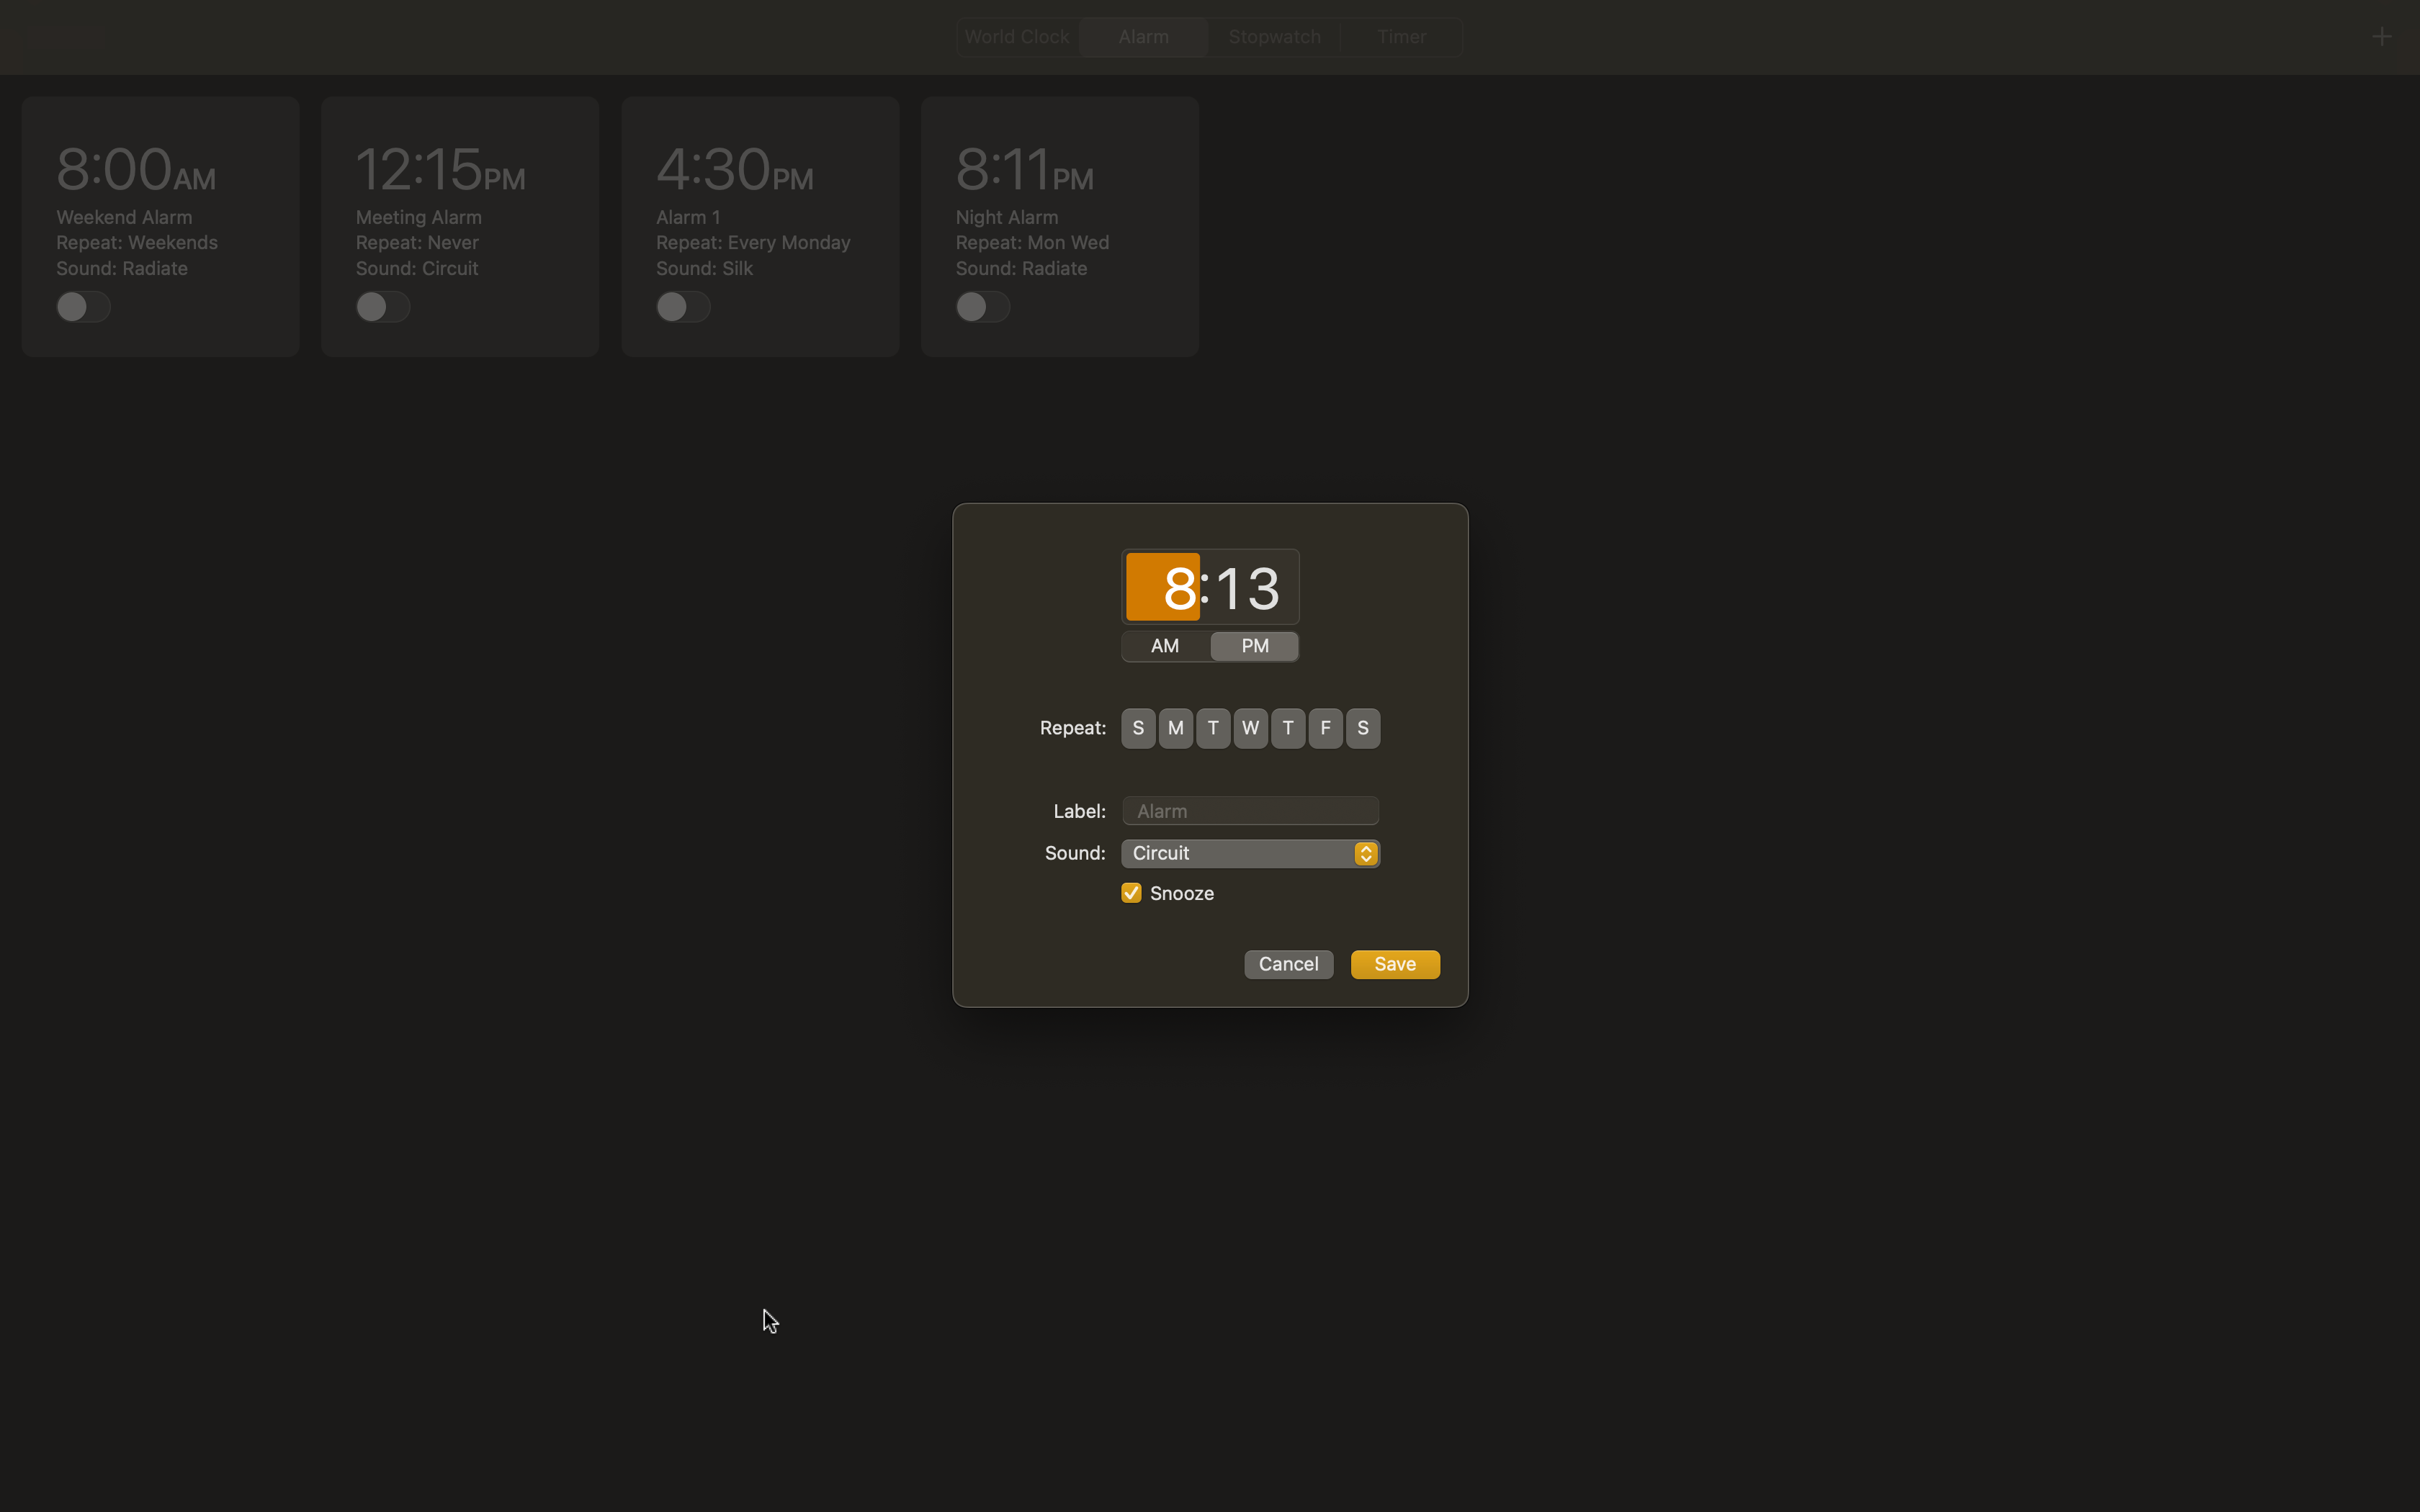 Image resolution: width=2420 pixels, height=1512 pixels. I want to click on Finalize alarm configuration, so click(1394, 964).